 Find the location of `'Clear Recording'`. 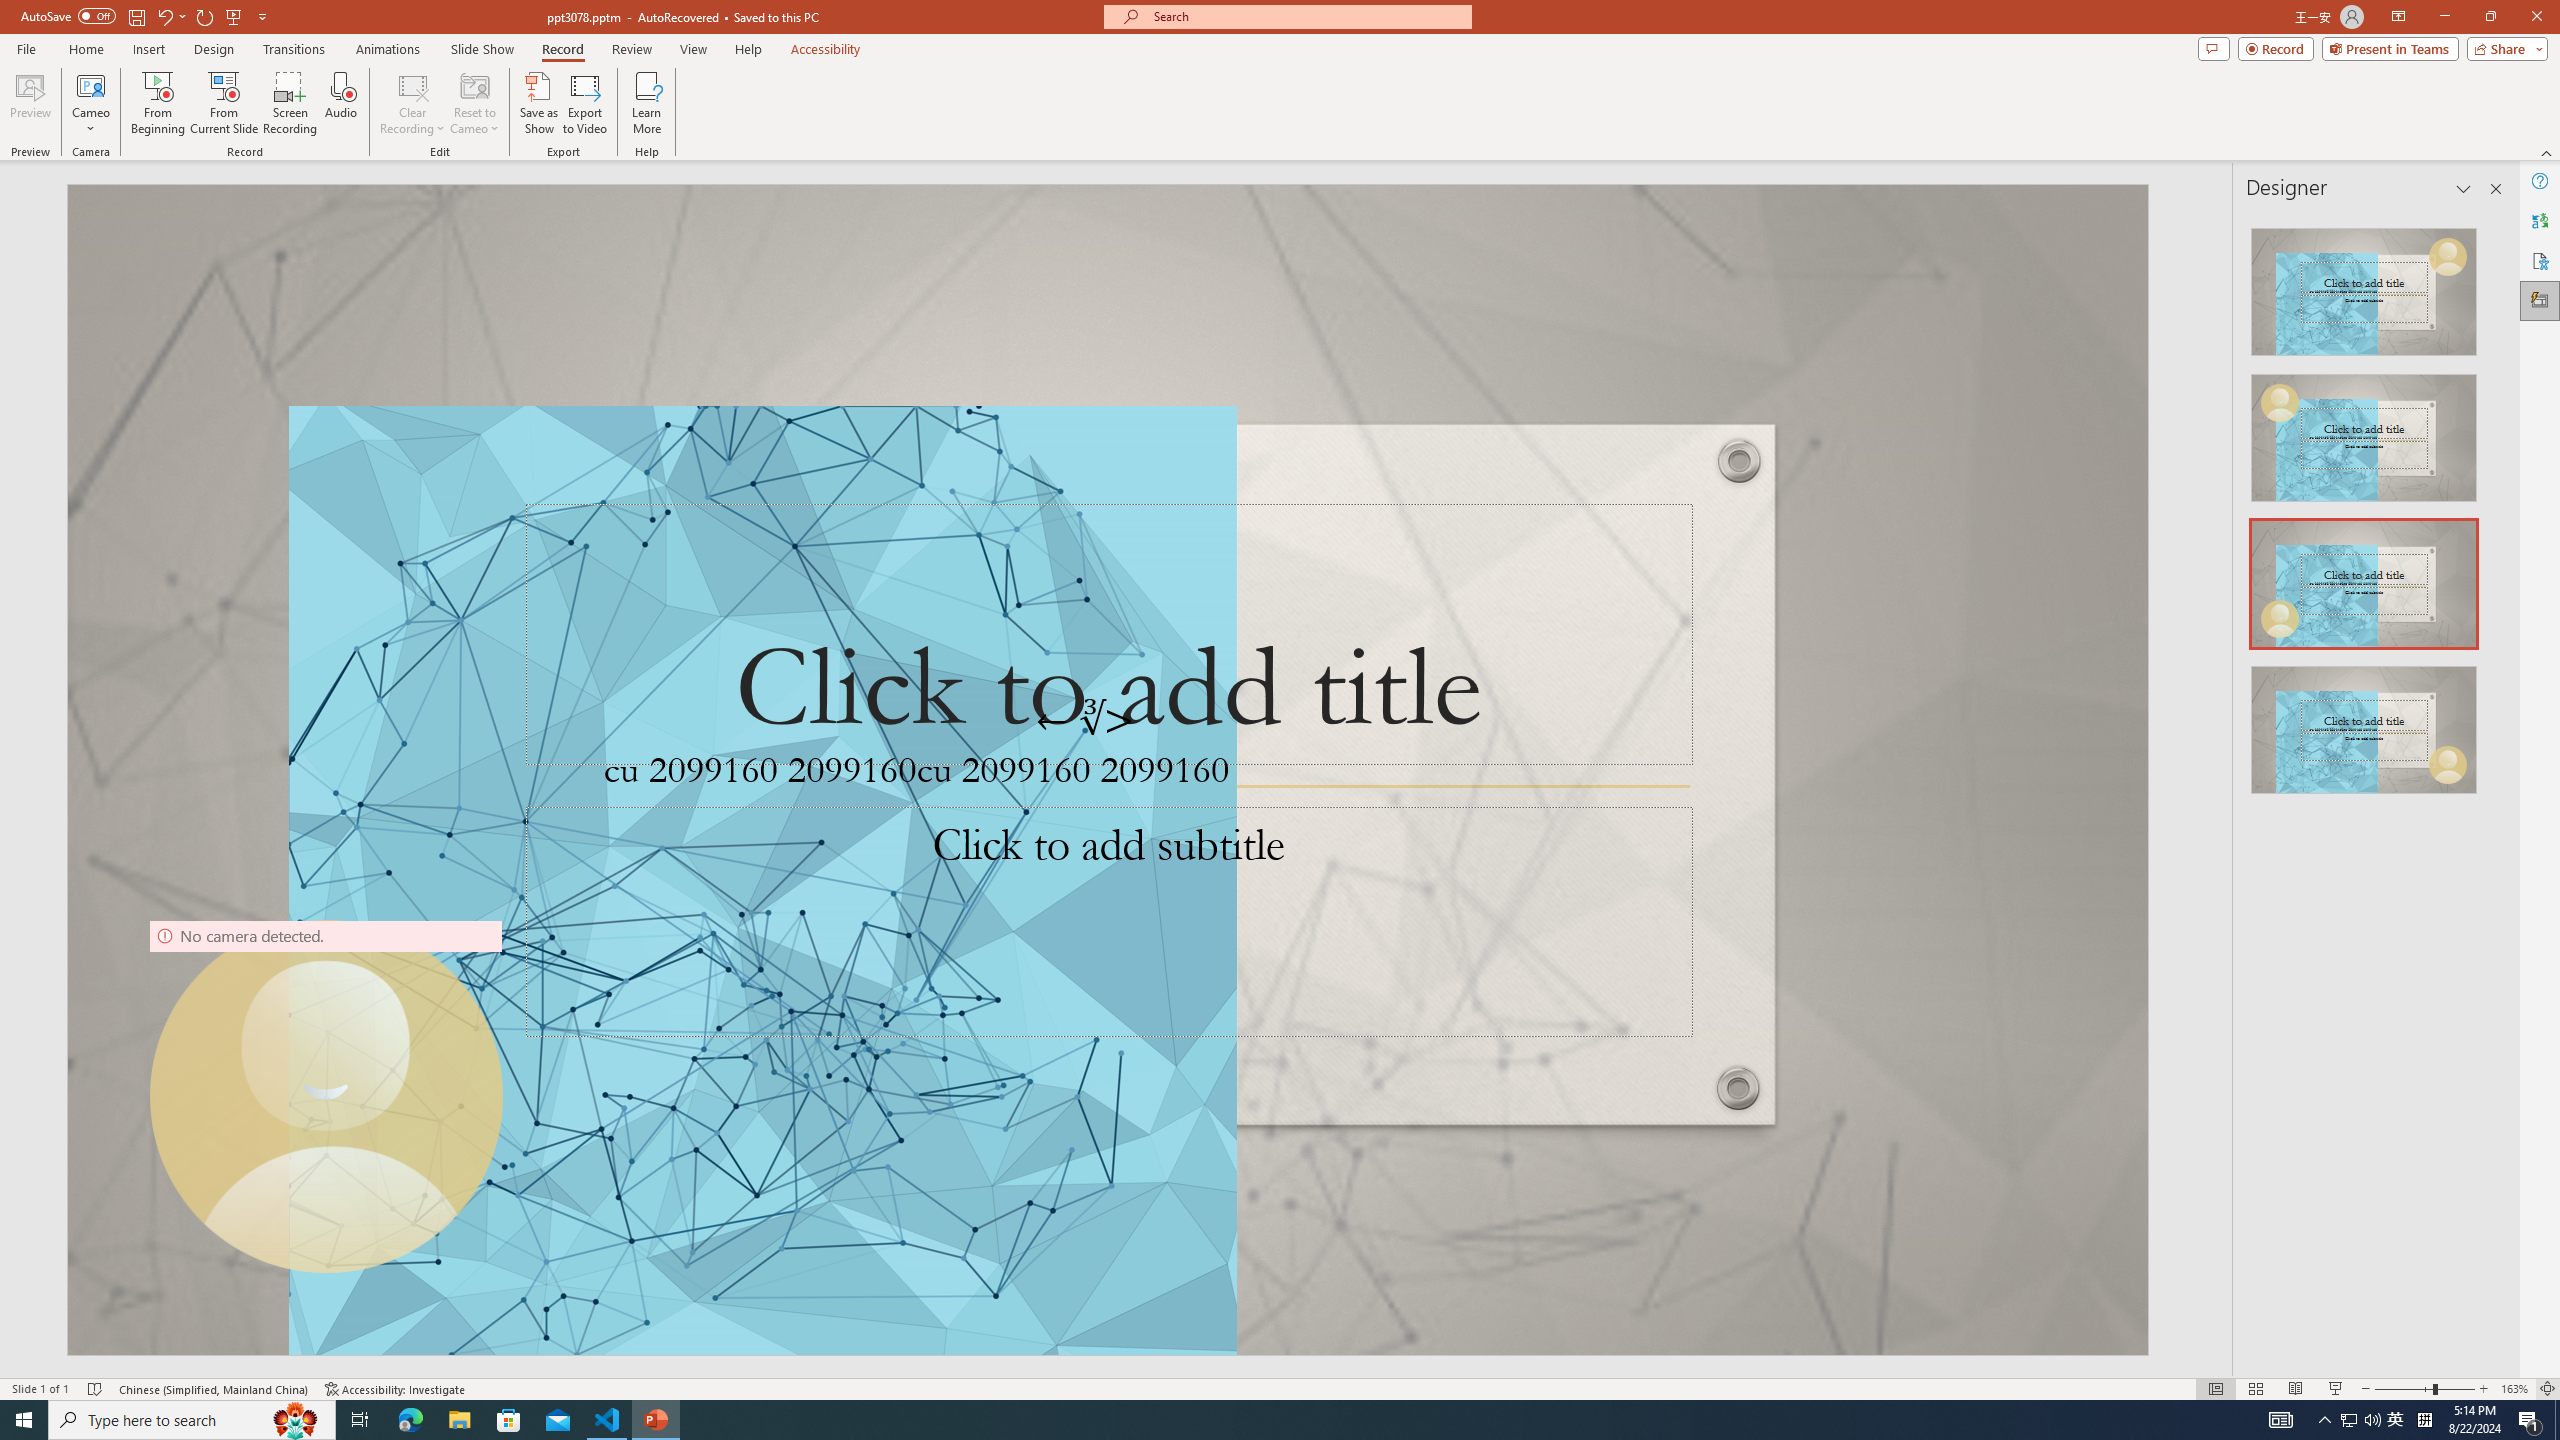

'Clear Recording' is located at coordinates (412, 103).